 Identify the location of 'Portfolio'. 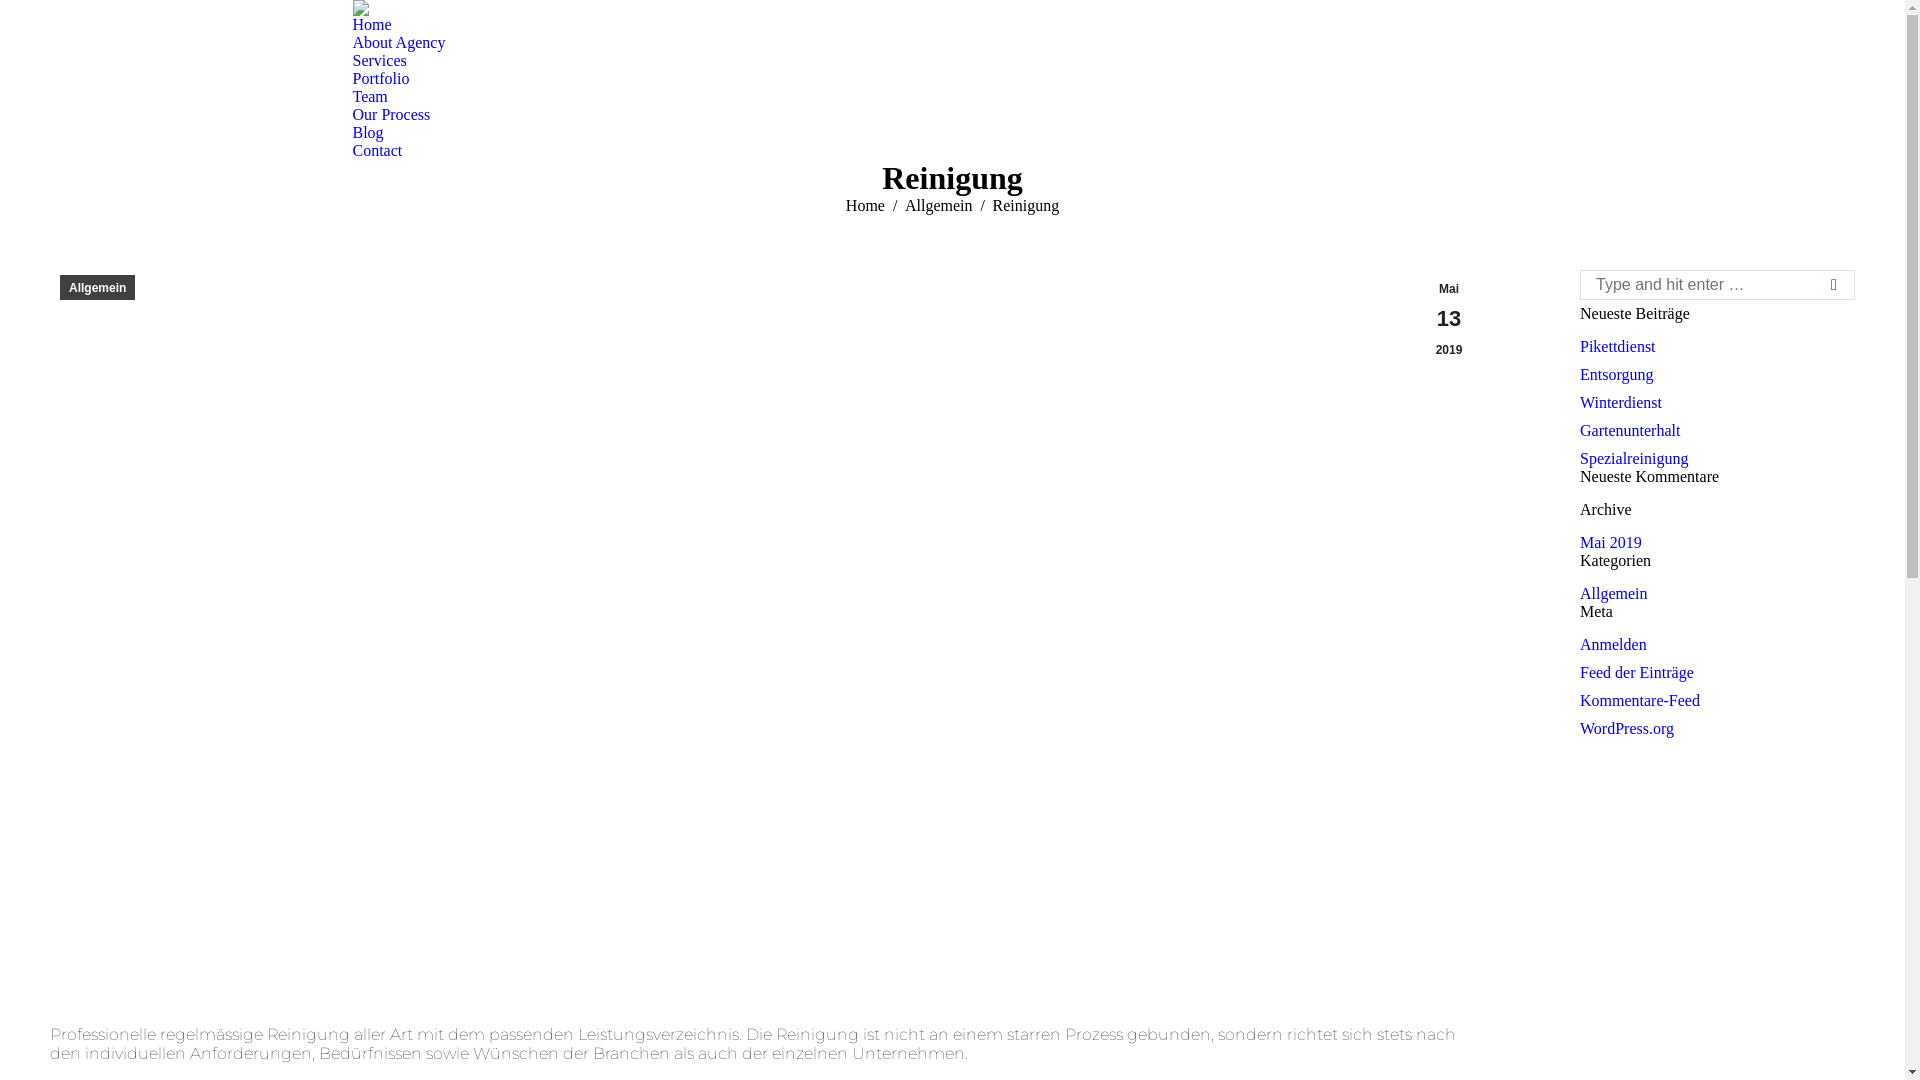
(351, 77).